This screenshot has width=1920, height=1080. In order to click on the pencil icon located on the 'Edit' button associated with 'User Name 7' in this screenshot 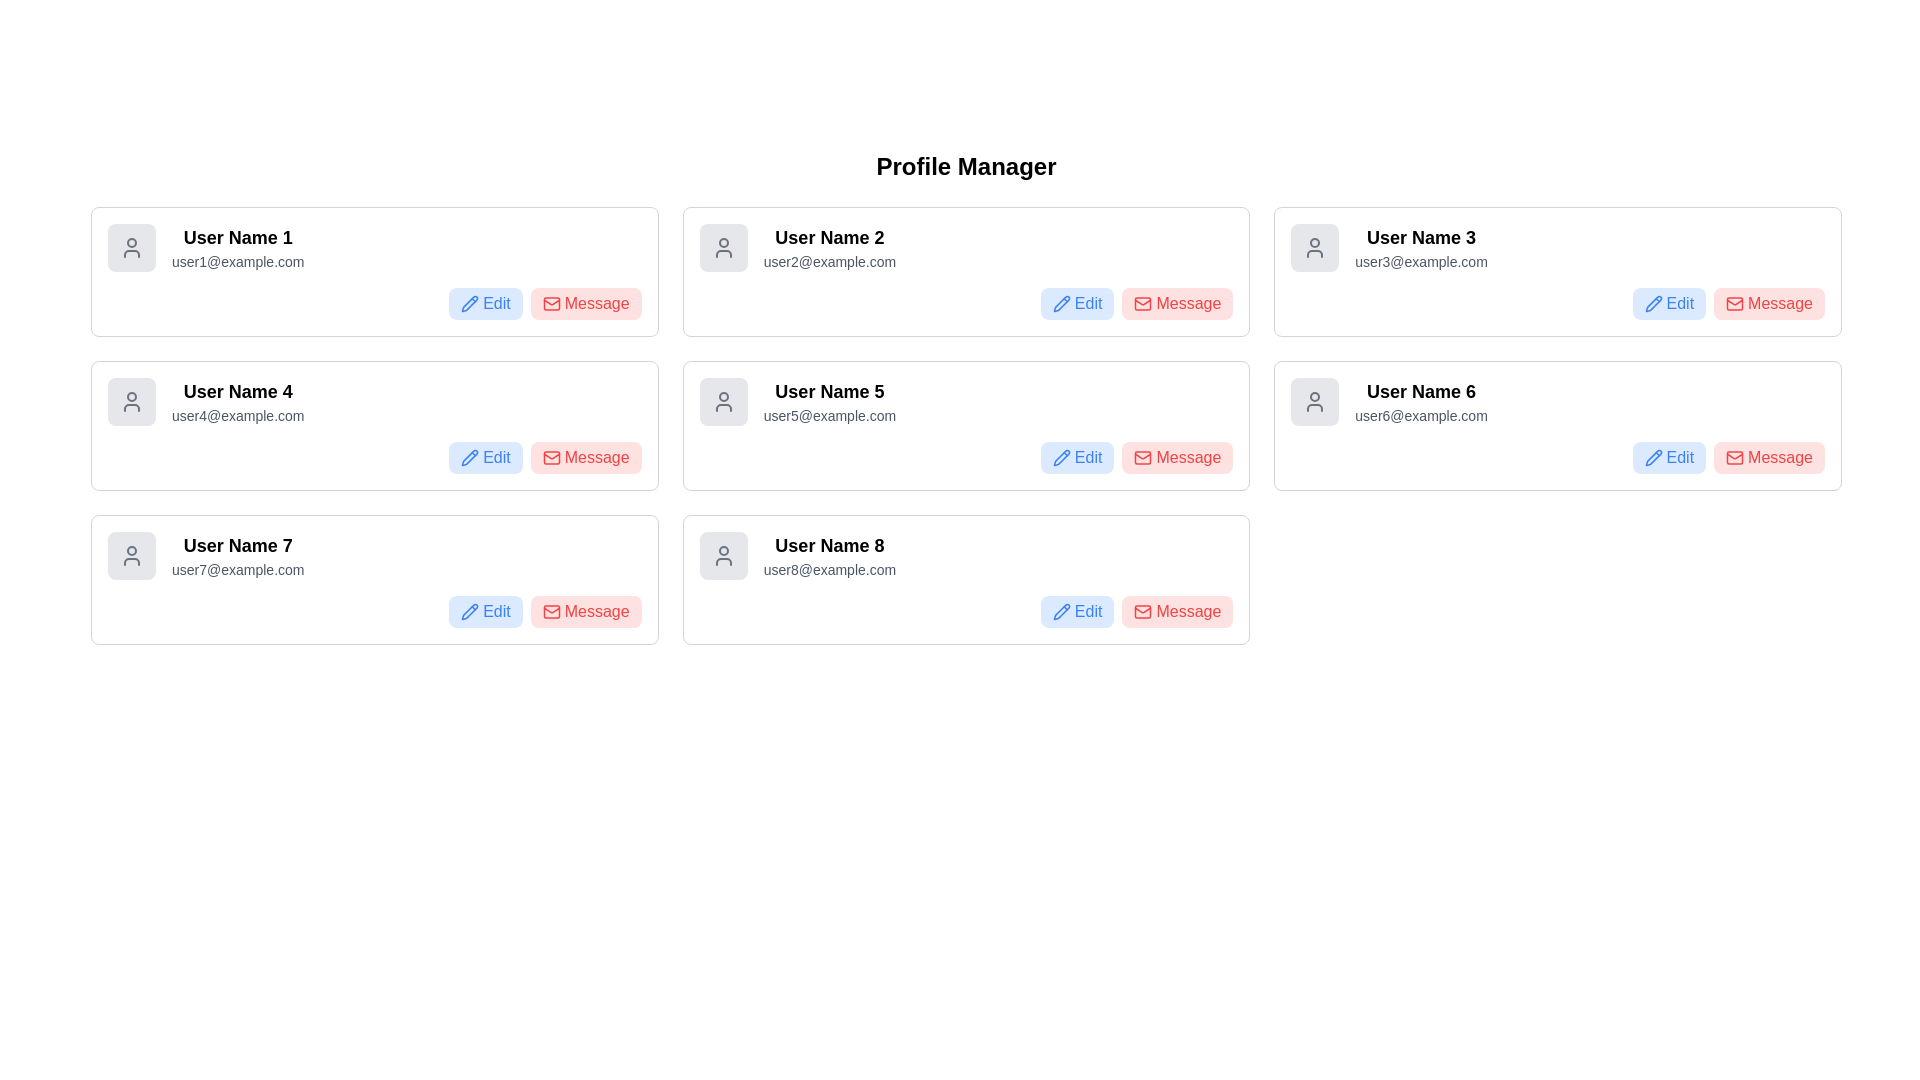, I will do `click(469, 611)`.